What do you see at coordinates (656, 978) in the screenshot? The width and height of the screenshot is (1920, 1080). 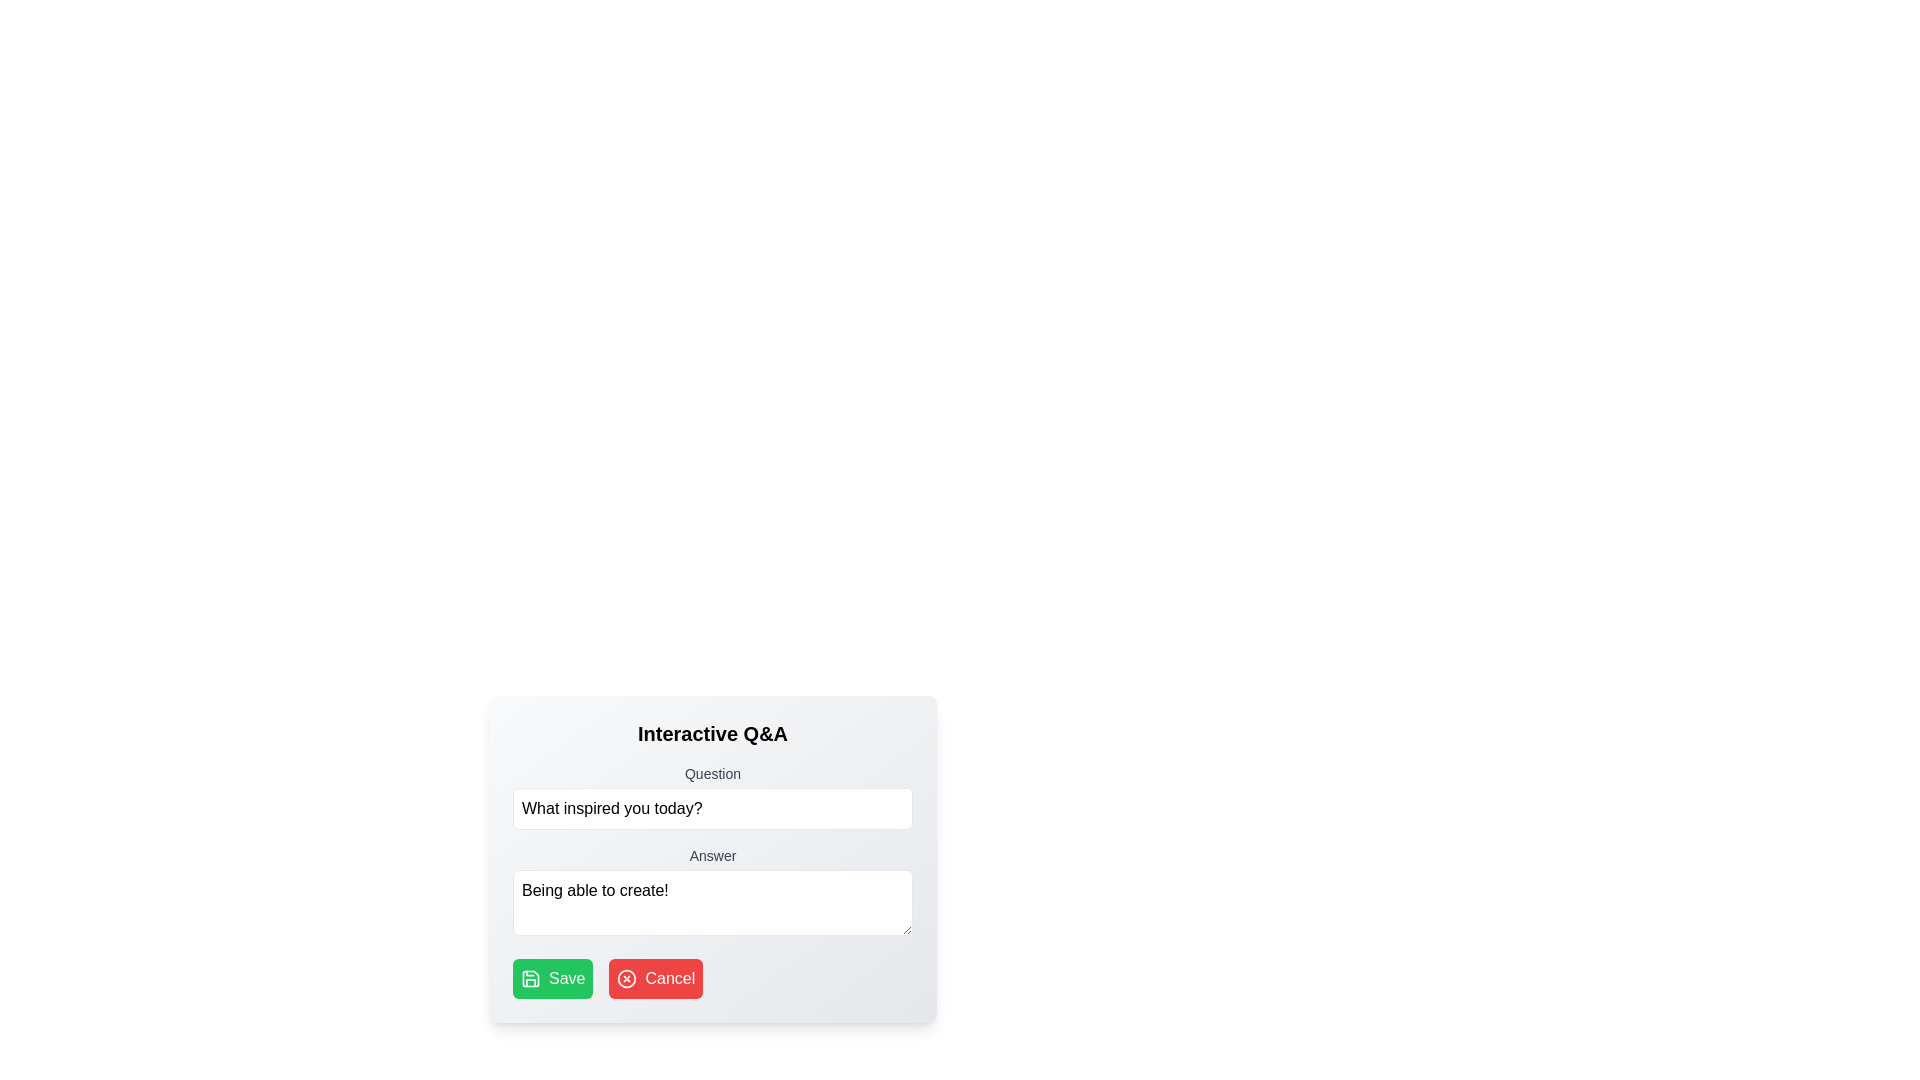 I see `the 'Cancel' button, which is the rightmost button in a row of two buttons at the bottom of the card` at bounding box center [656, 978].